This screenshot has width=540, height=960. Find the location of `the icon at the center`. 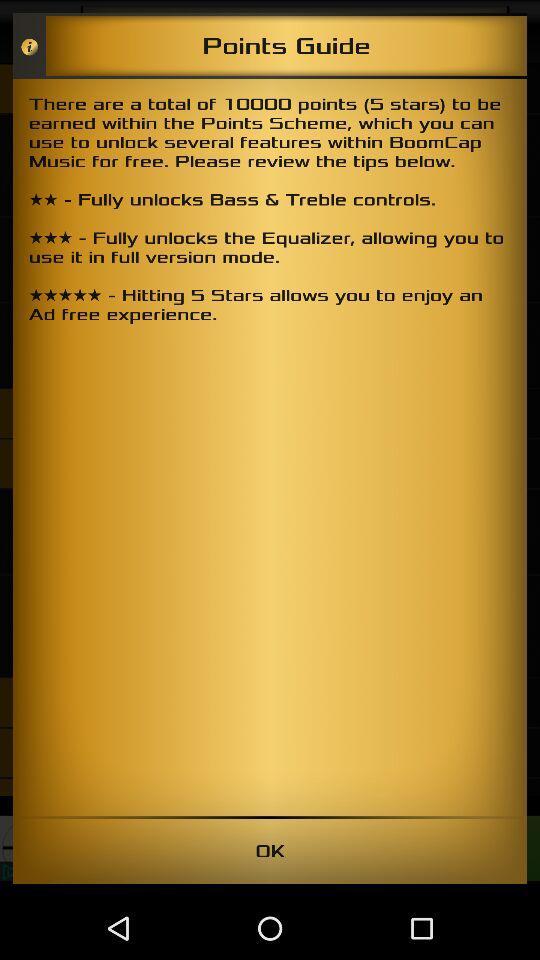

the icon at the center is located at coordinates (270, 447).